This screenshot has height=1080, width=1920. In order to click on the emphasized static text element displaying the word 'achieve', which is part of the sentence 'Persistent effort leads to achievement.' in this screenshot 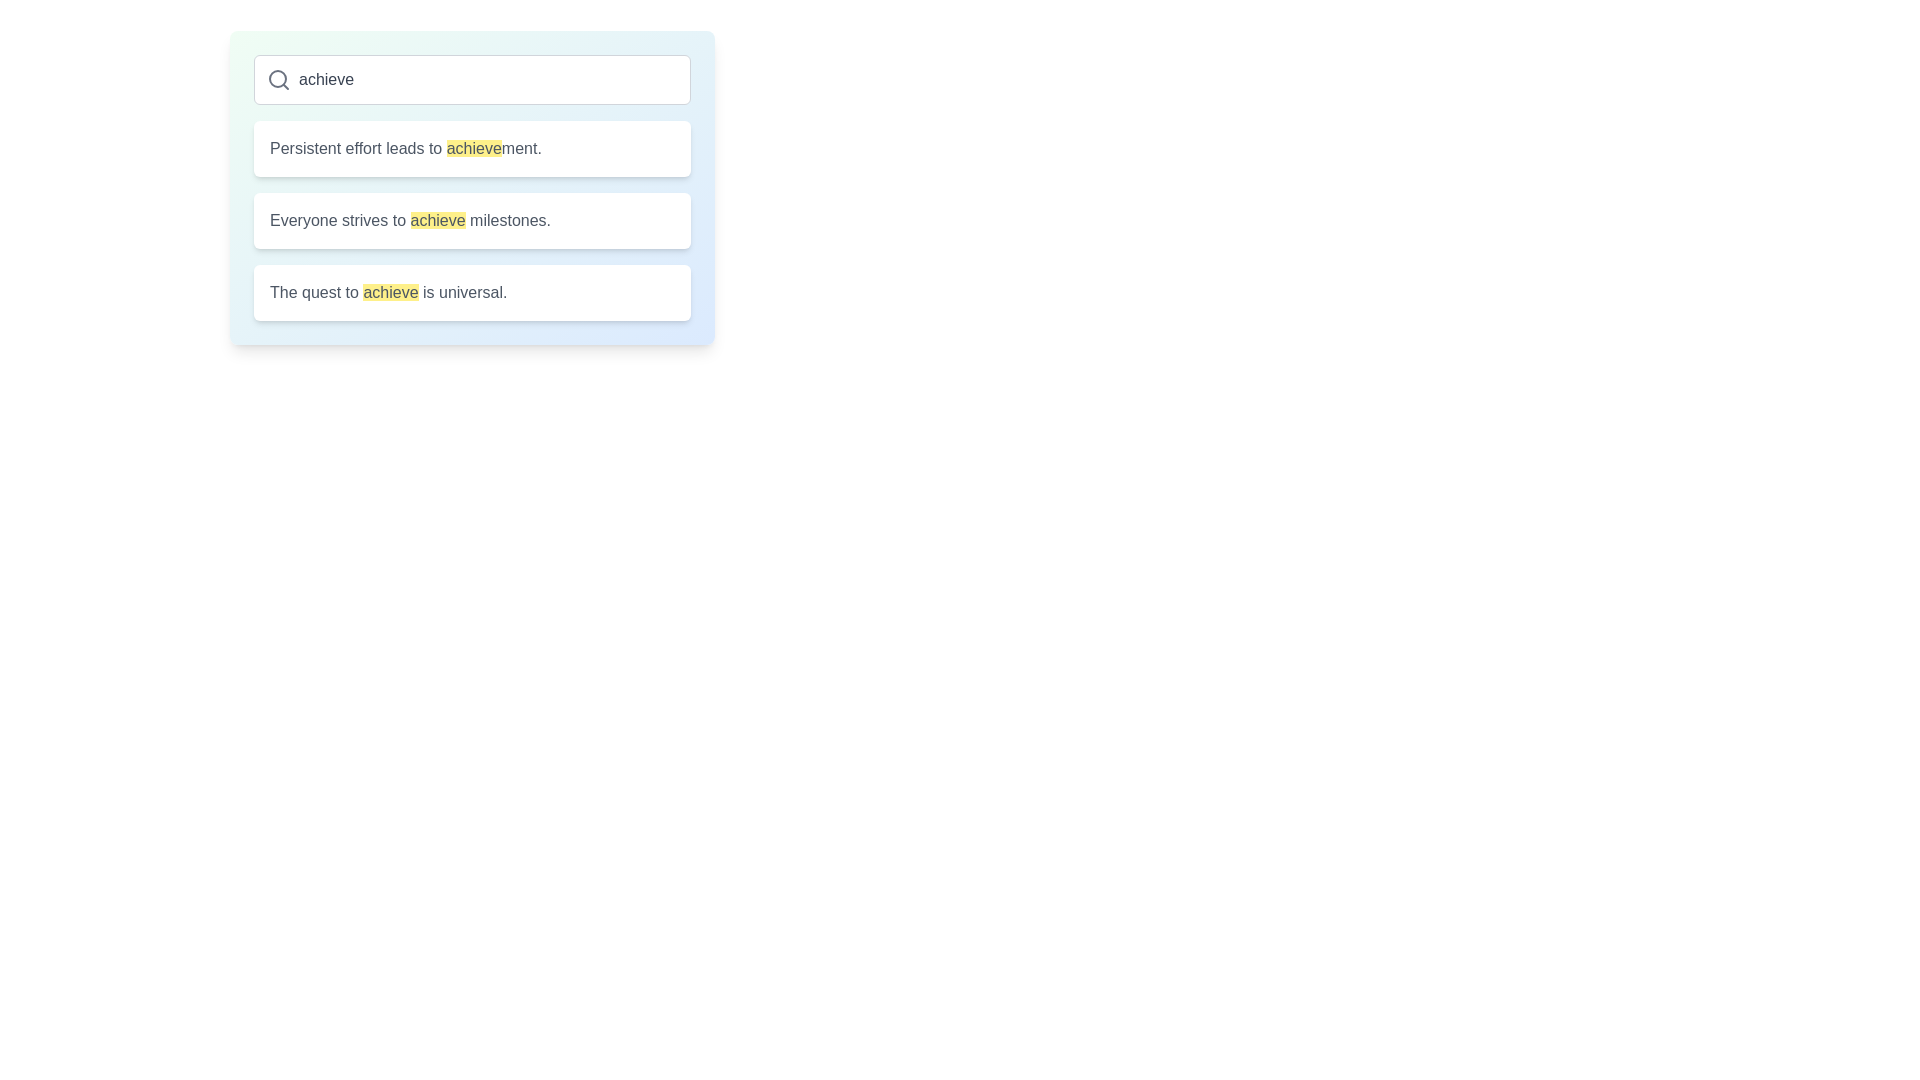, I will do `click(473, 147)`.